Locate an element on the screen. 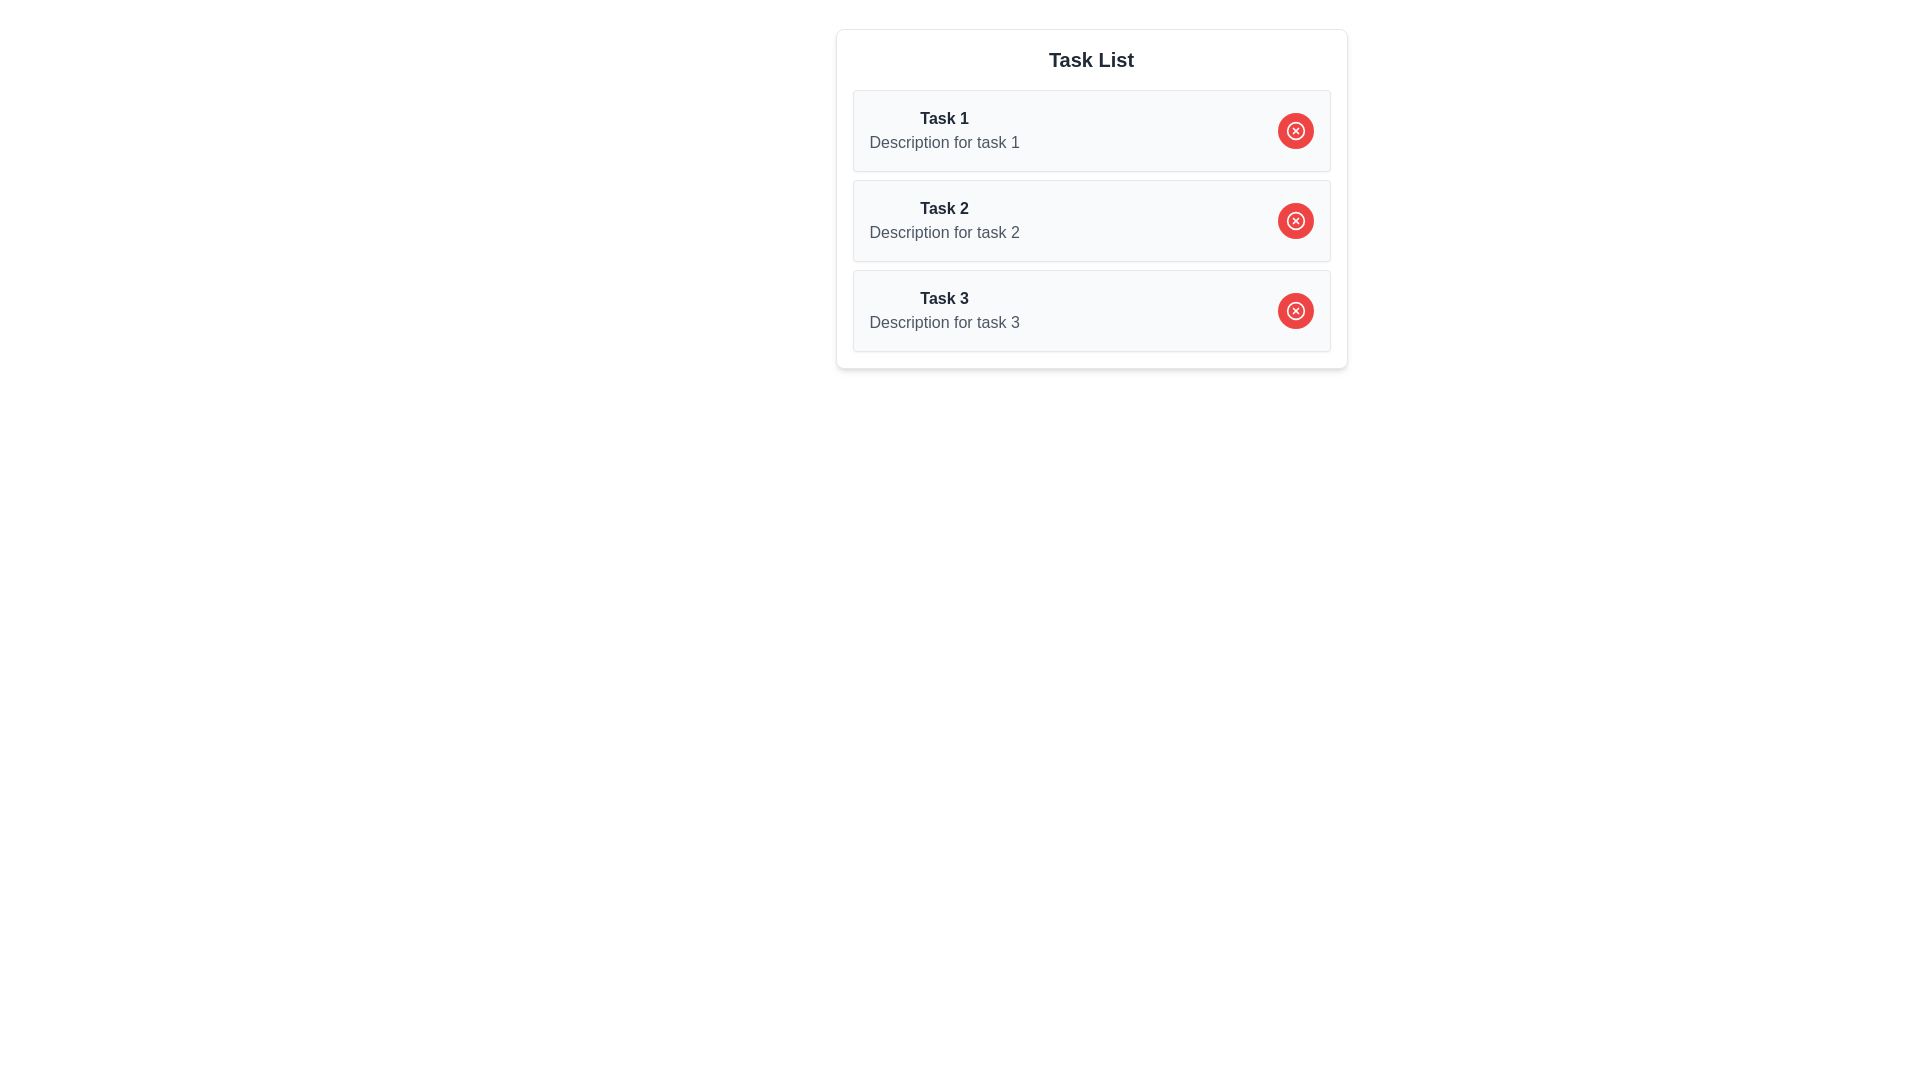  the delete button associated with 'Task 3' is located at coordinates (1295, 311).